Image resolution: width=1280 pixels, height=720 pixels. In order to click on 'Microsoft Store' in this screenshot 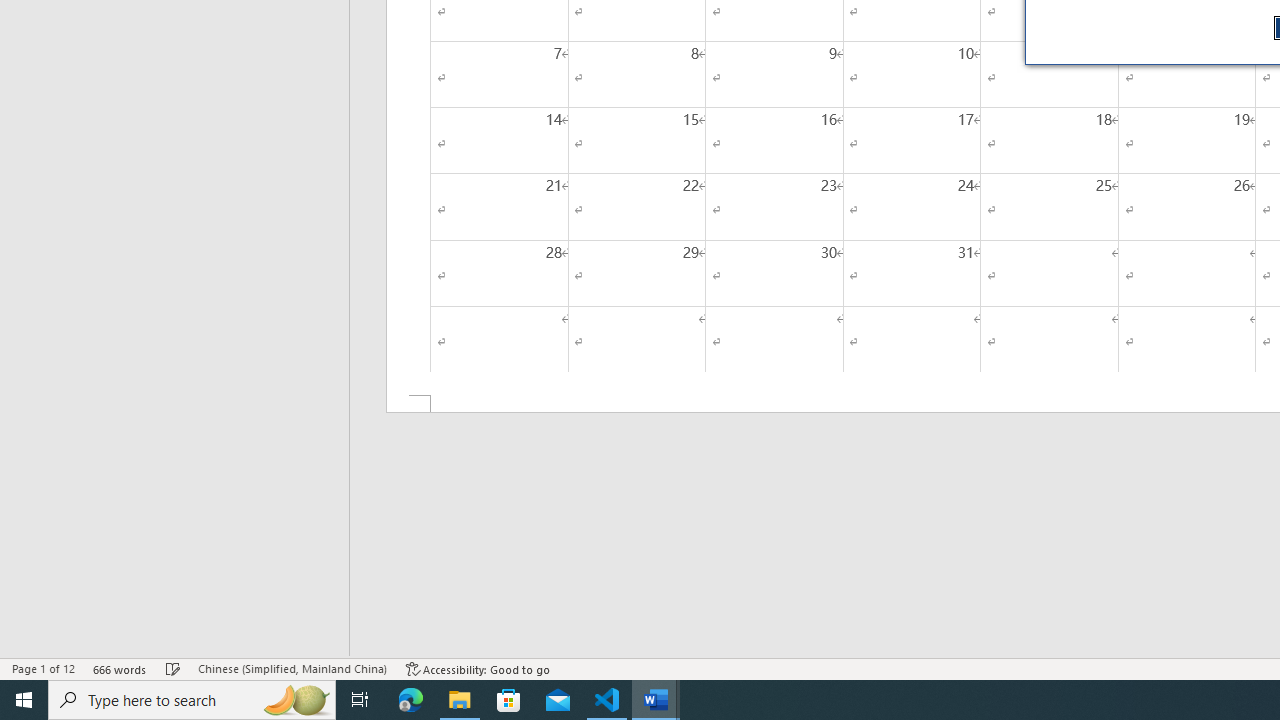, I will do `click(509, 698)`.